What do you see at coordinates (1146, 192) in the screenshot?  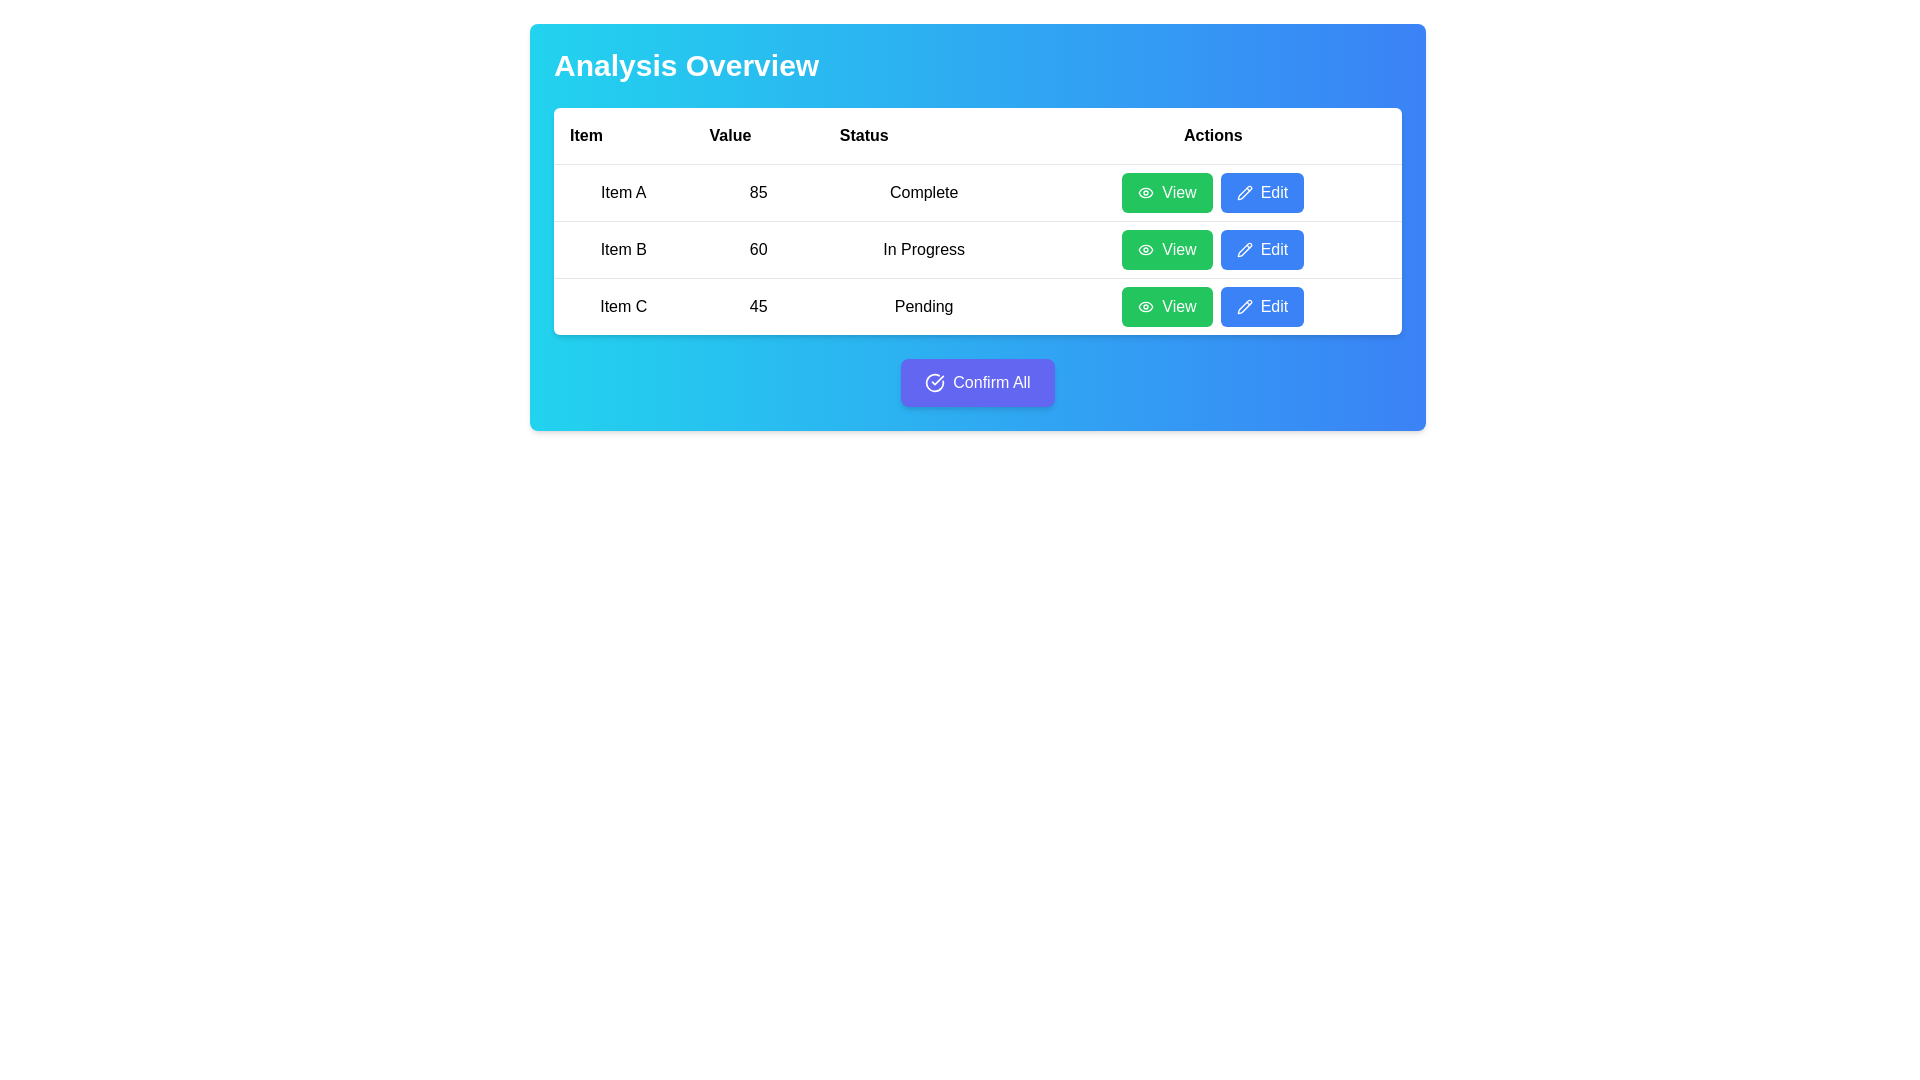 I see `the eye-shaped SVG icon in the 'View' button located in the 'Actions' column of the first row in the 'Analysis Overview' table` at bounding box center [1146, 192].